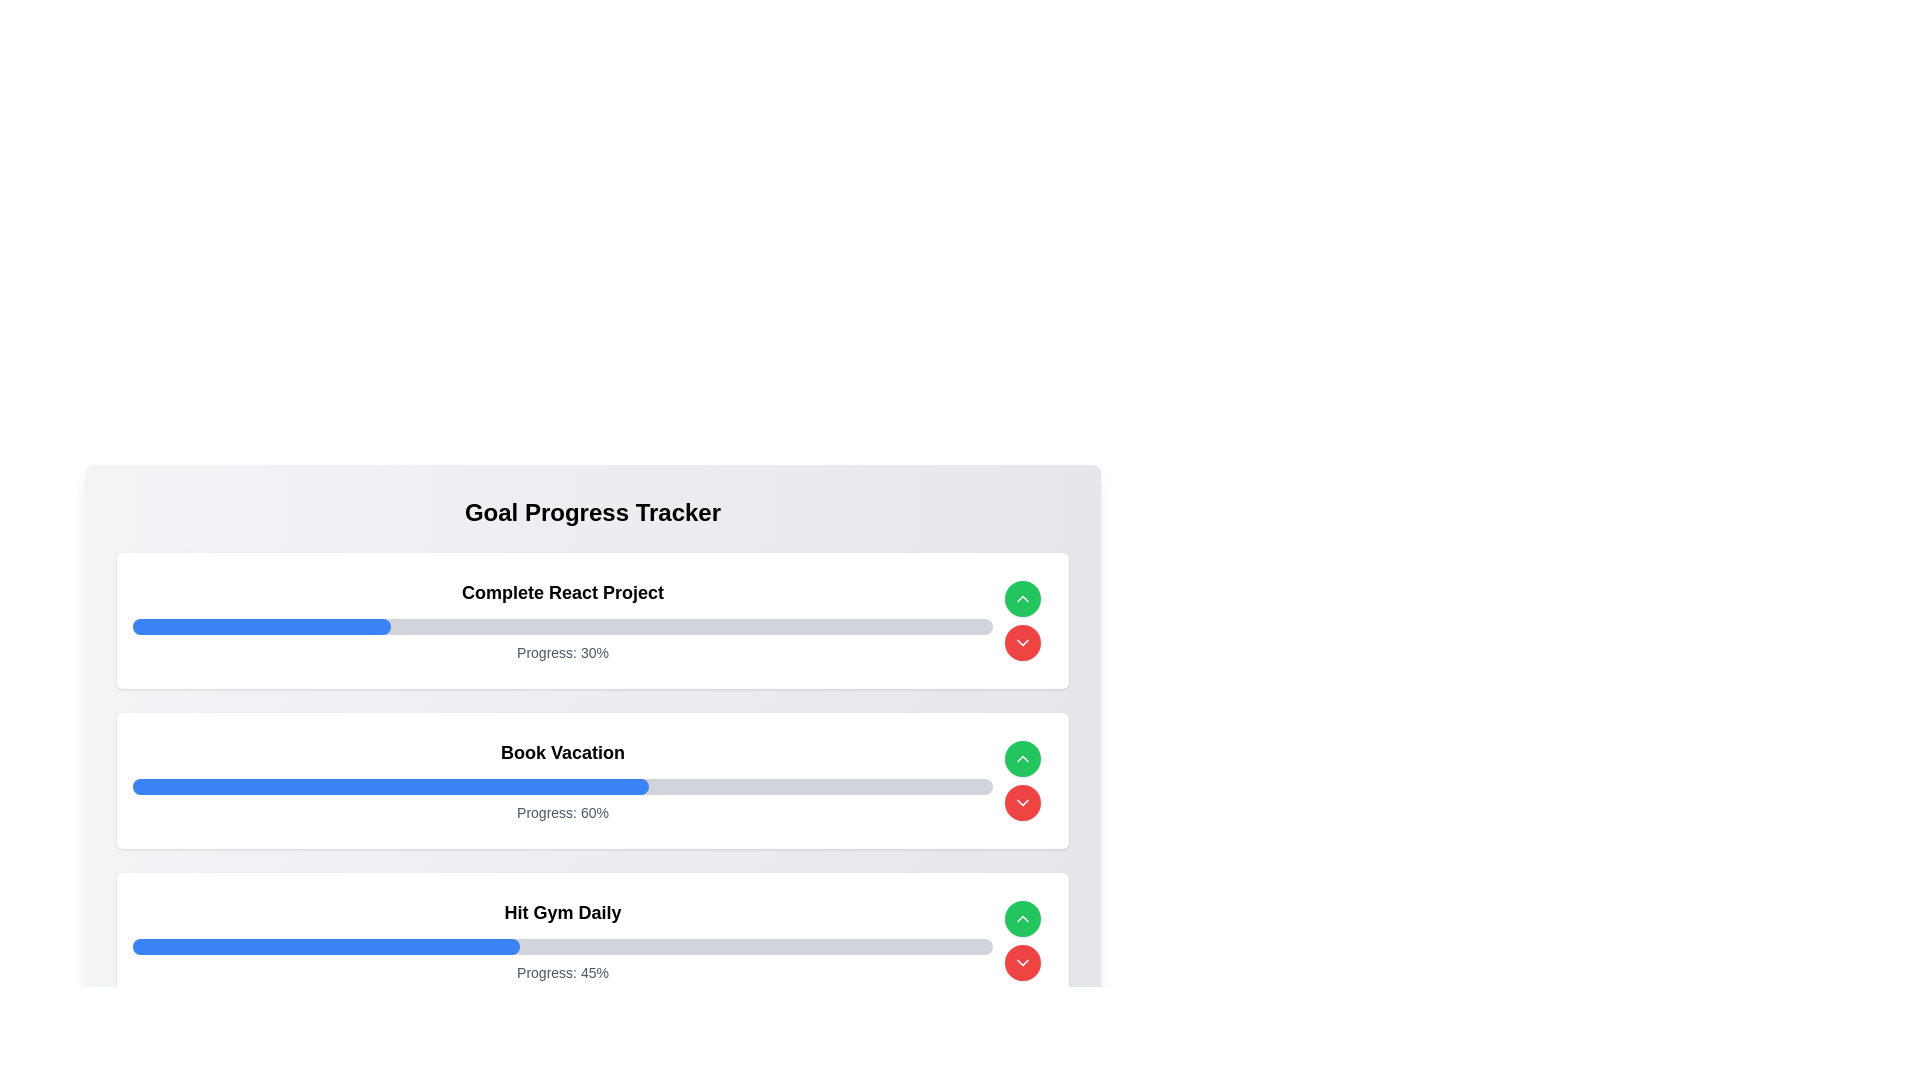 The image size is (1920, 1080). What do you see at coordinates (326, 946) in the screenshot?
I see `the blue progress bar indicating 45% completion within the 'Hit Gym Daily' section` at bounding box center [326, 946].